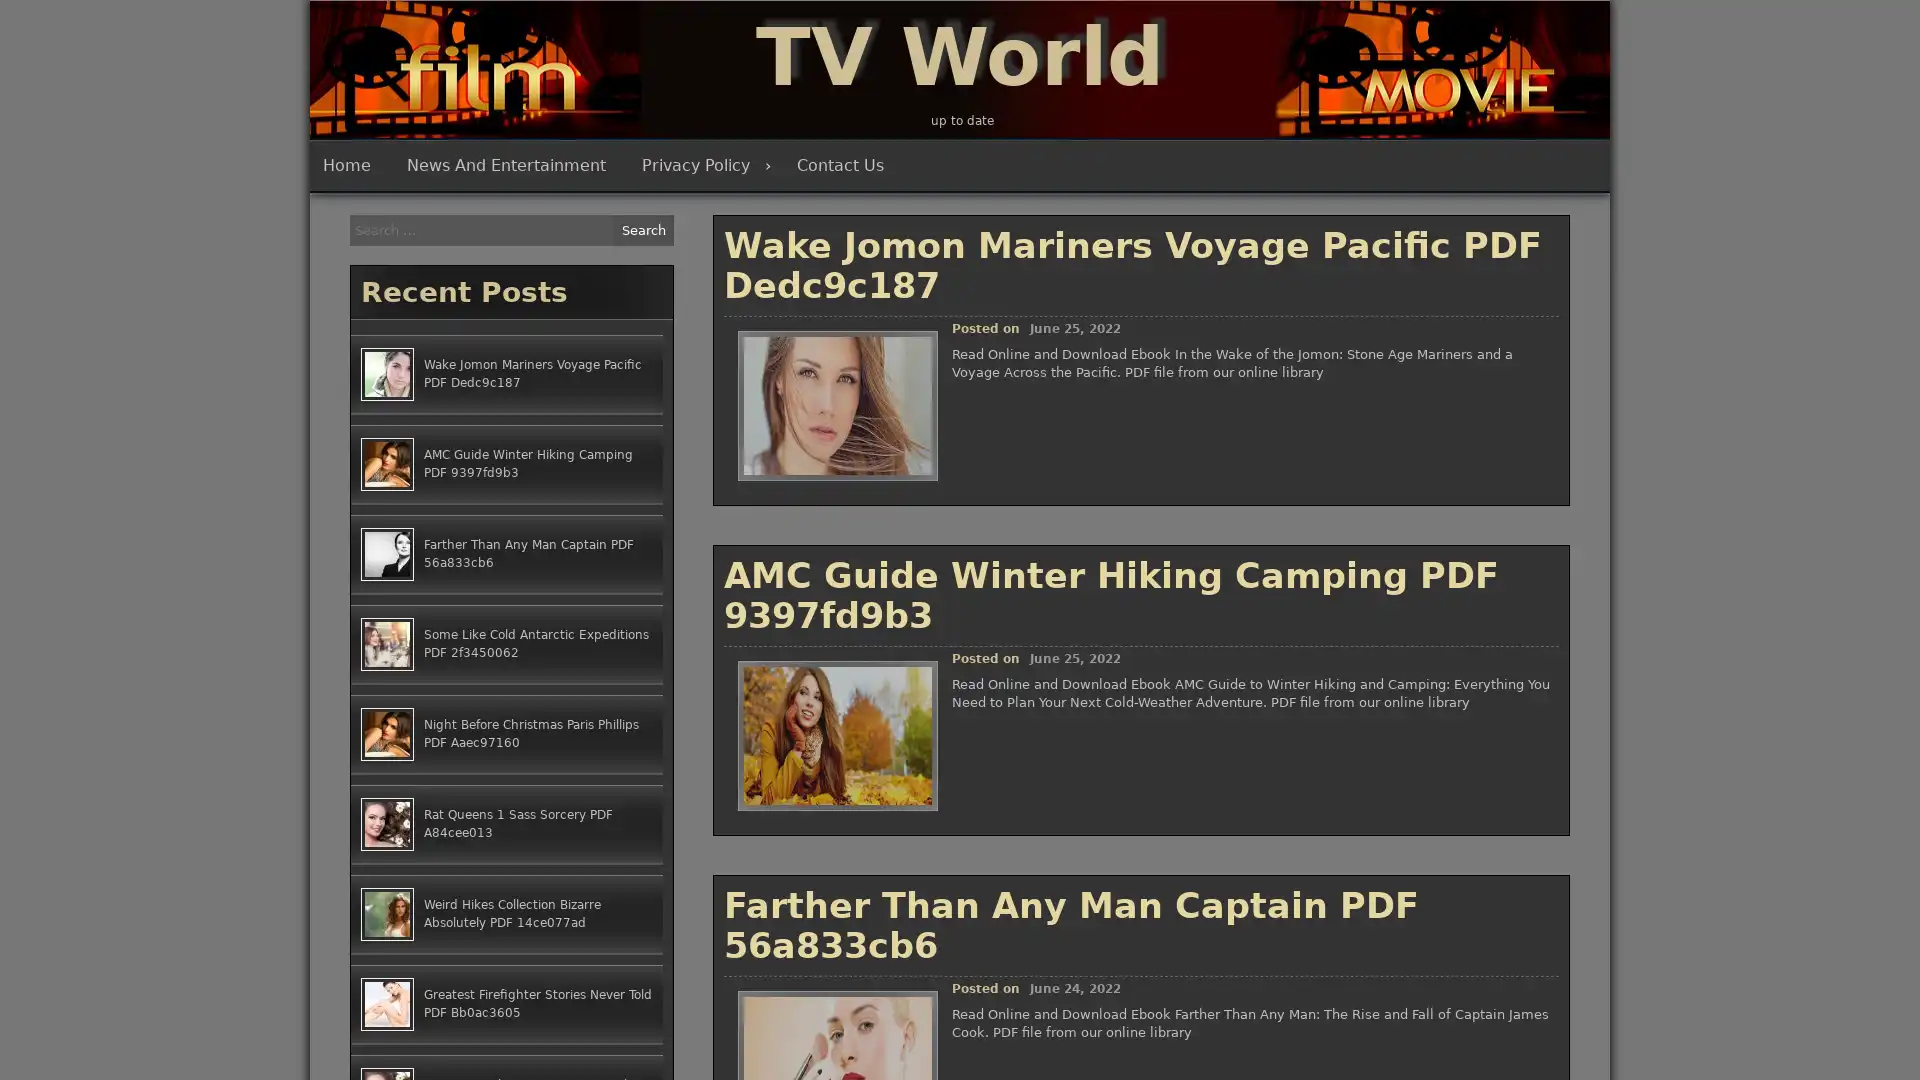 This screenshot has height=1080, width=1920. What do you see at coordinates (643, 229) in the screenshot?
I see `Search` at bounding box center [643, 229].